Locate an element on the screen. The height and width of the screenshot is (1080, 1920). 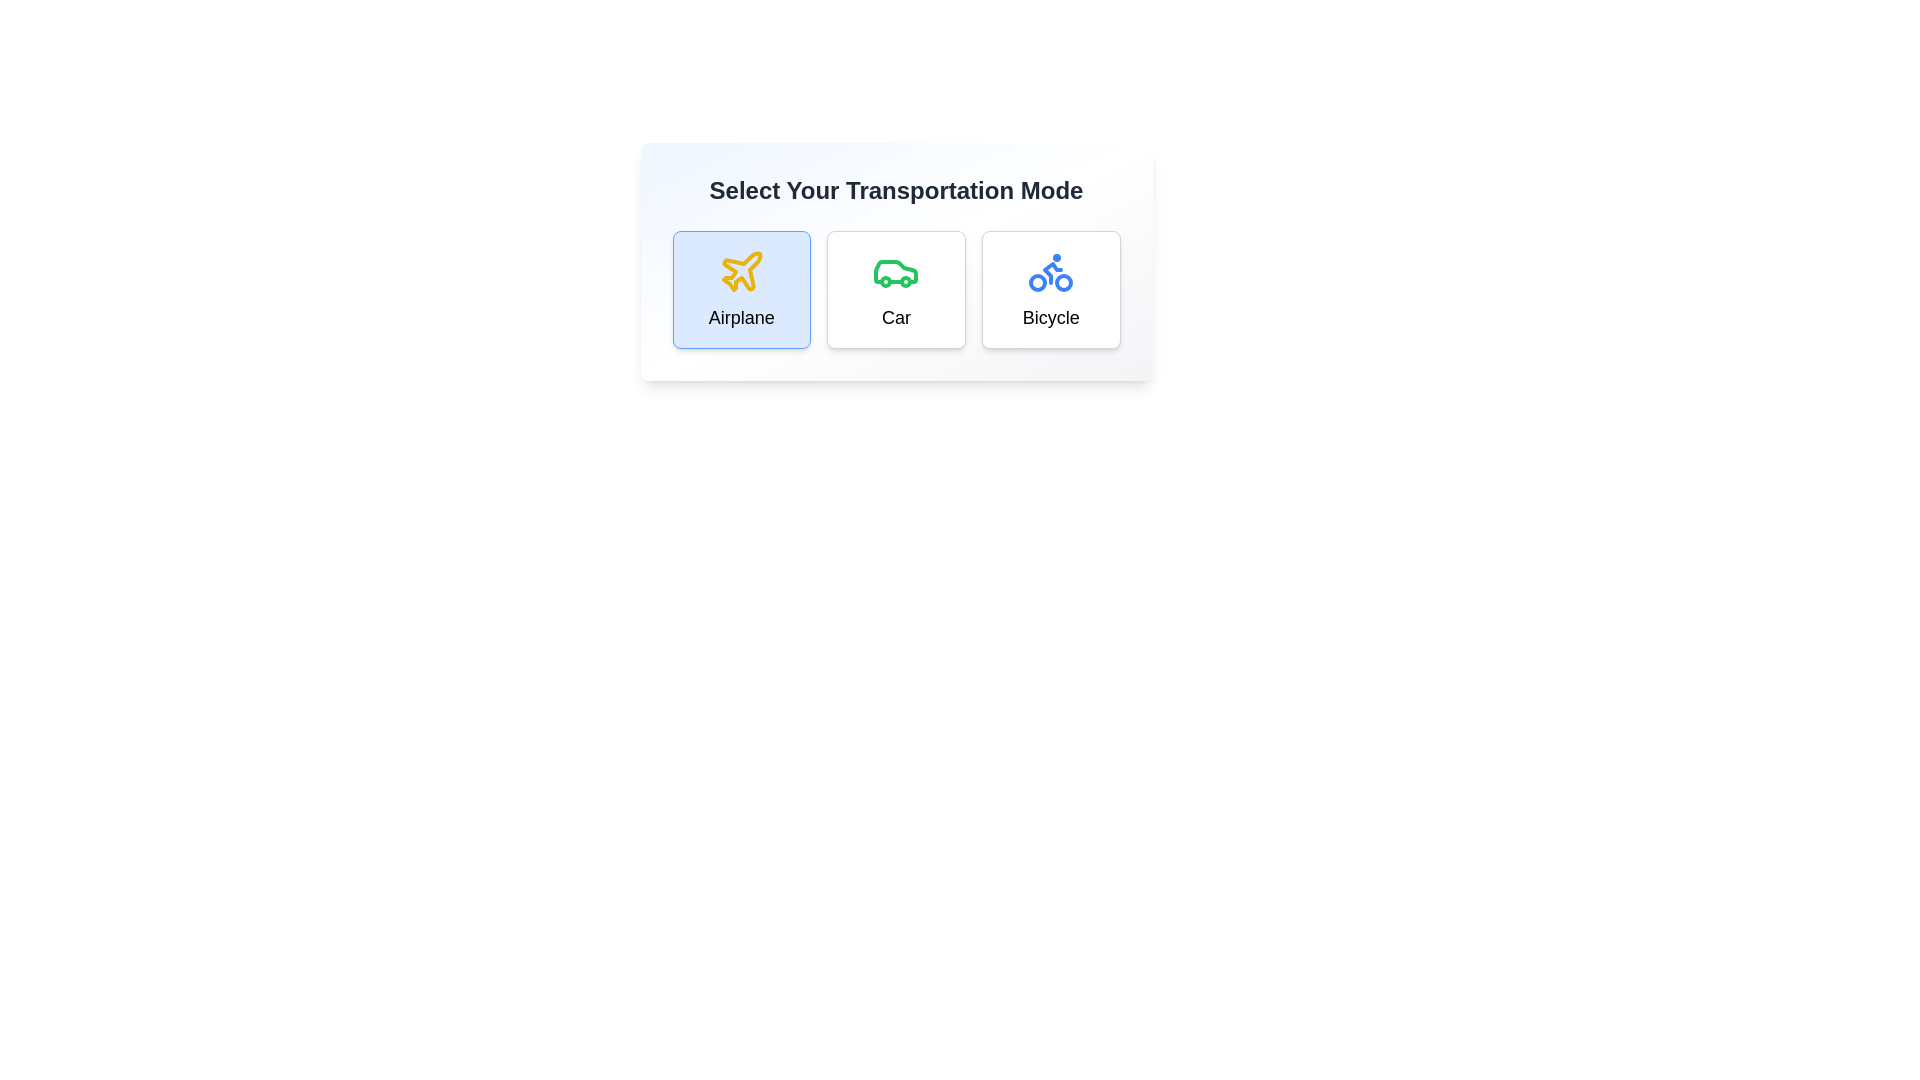
the stylized blue bicycle icon SVG graphic is located at coordinates (1050, 272).